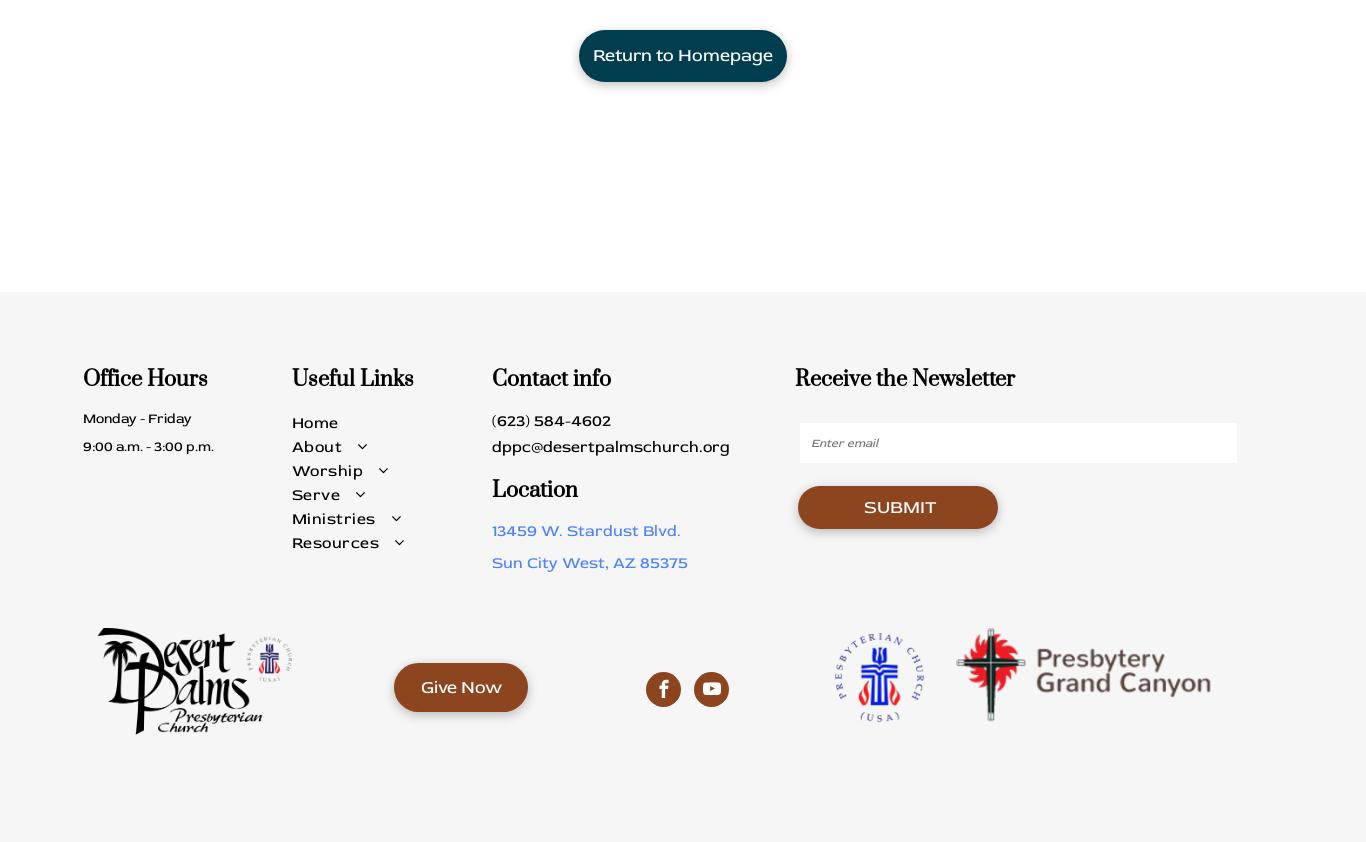 The width and height of the screenshot is (1366, 842). I want to click on 'Home', so click(292, 422).